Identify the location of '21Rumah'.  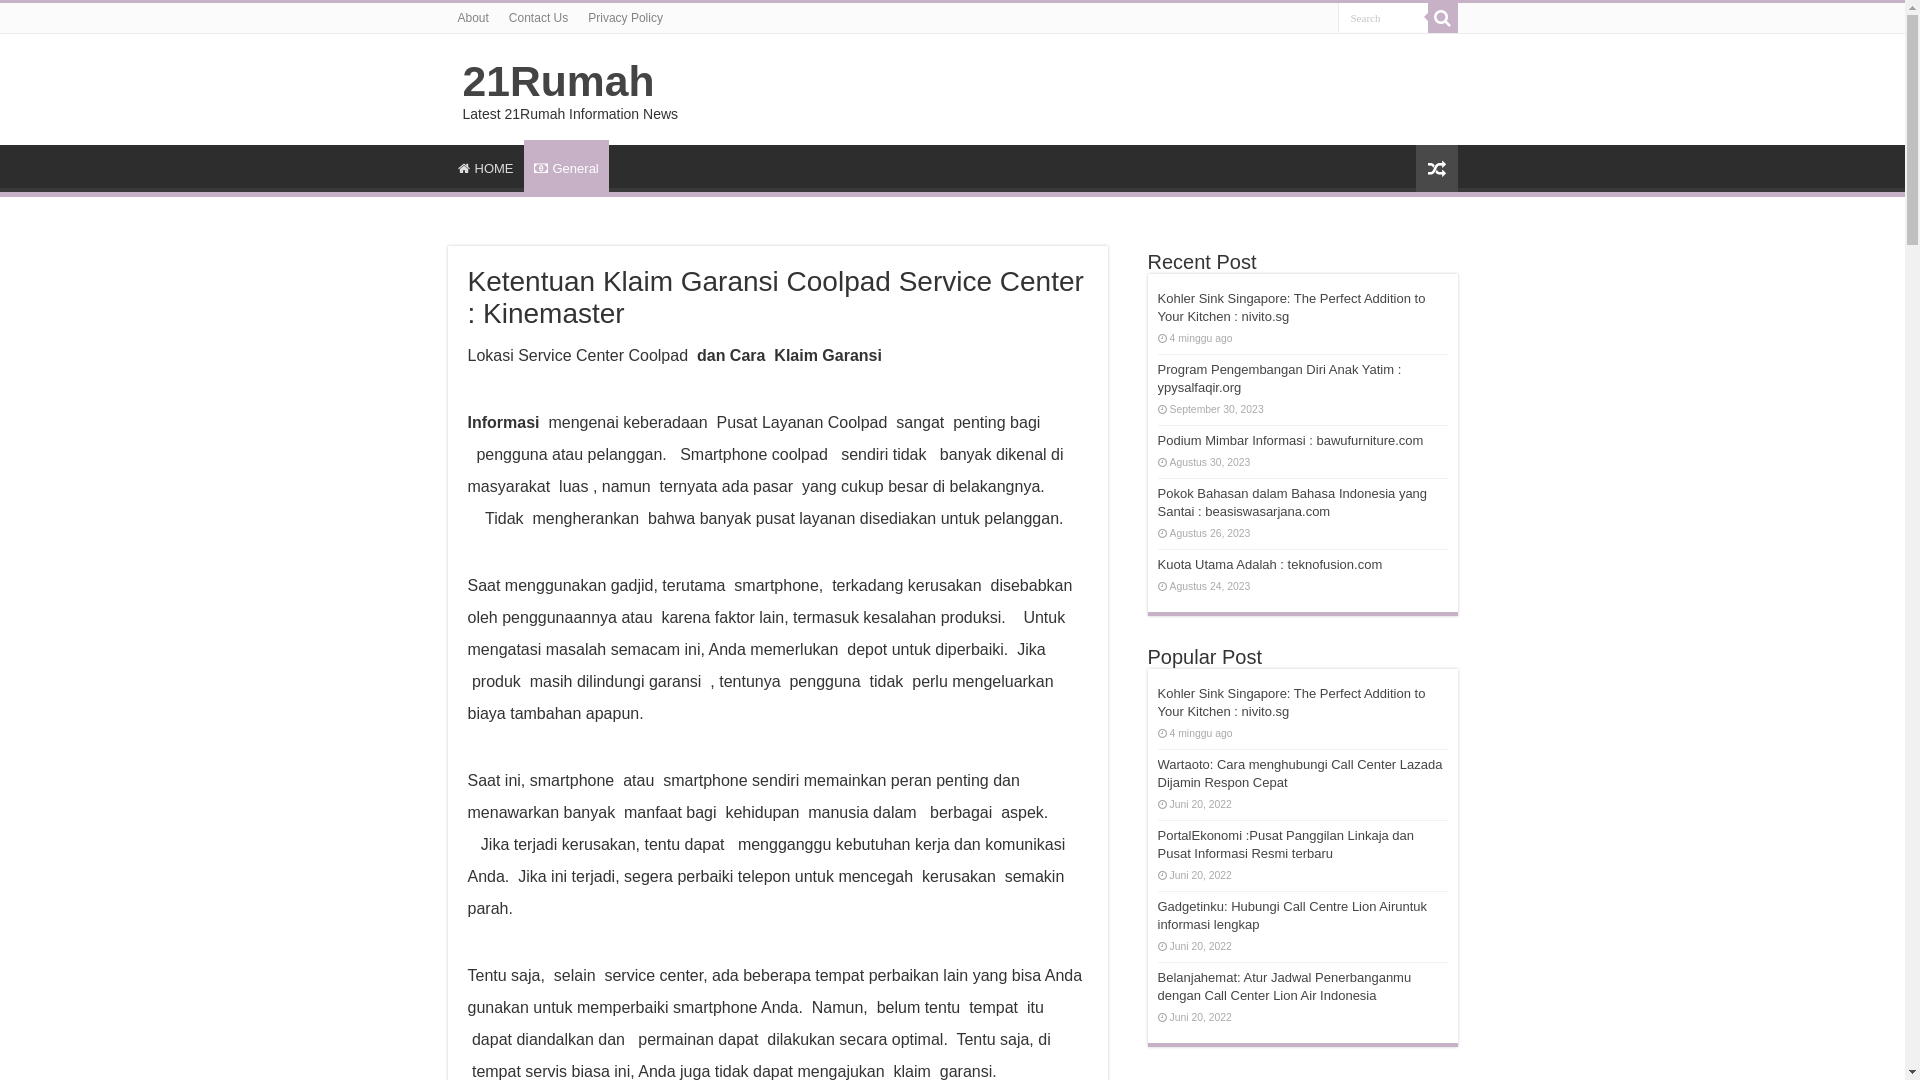
(557, 80).